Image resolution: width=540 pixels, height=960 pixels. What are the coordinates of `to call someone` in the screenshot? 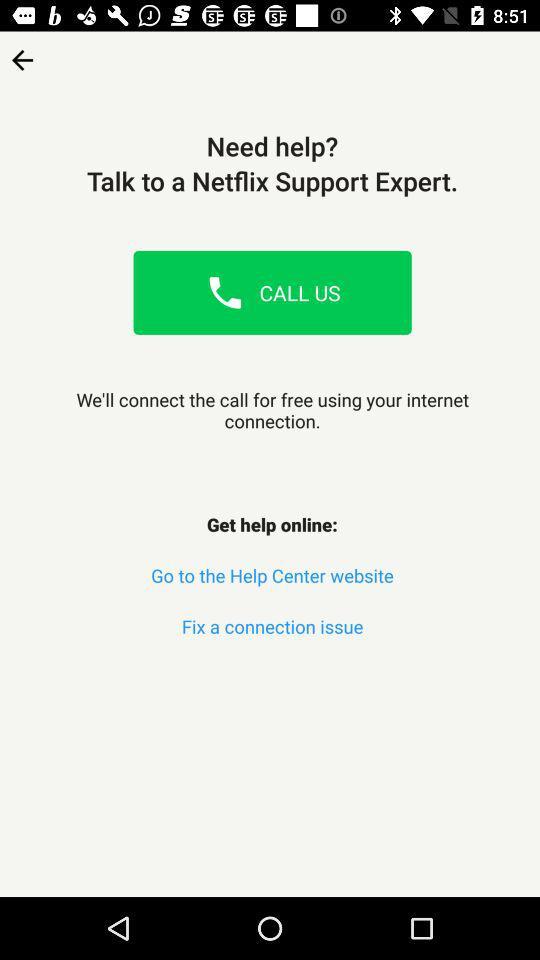 It's located at (224, 291).